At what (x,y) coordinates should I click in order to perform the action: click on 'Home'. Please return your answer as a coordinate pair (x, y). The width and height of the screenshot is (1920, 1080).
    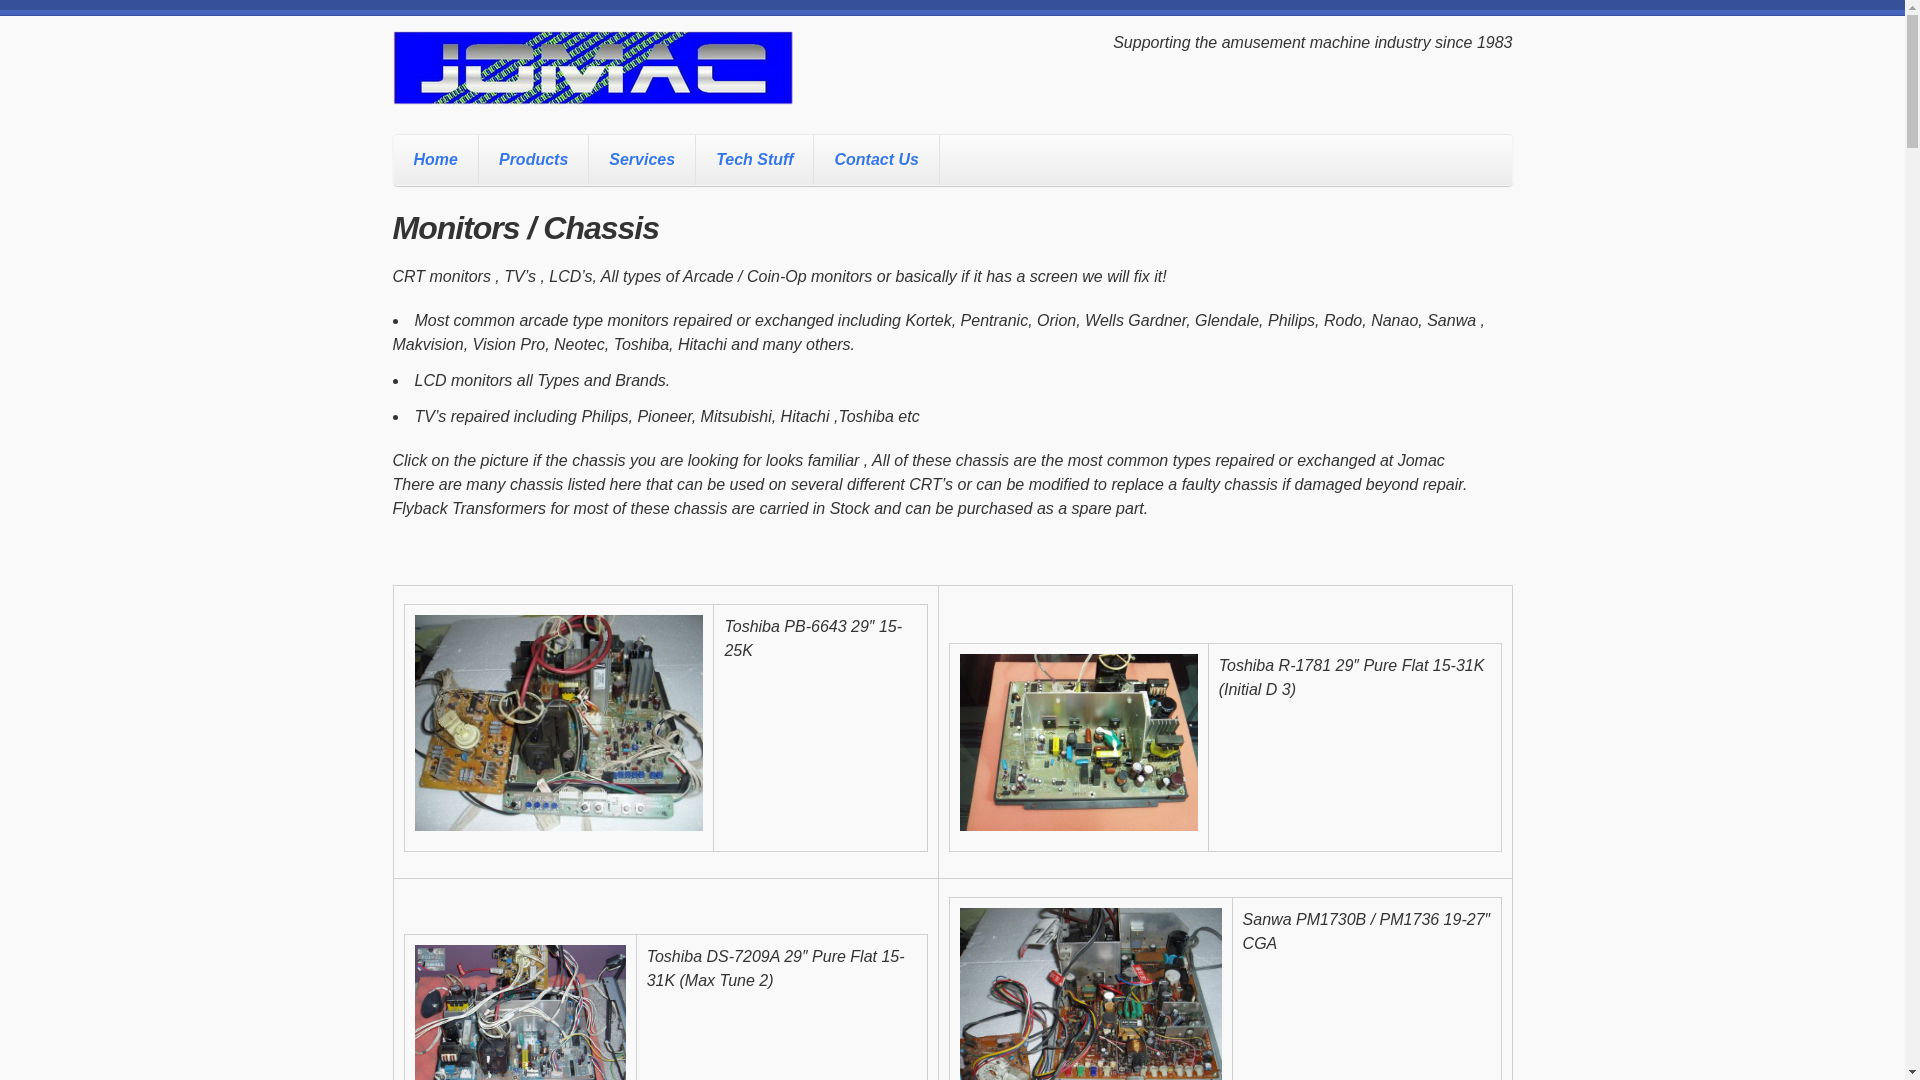
    Looking at the image, I should click on (435, 158).